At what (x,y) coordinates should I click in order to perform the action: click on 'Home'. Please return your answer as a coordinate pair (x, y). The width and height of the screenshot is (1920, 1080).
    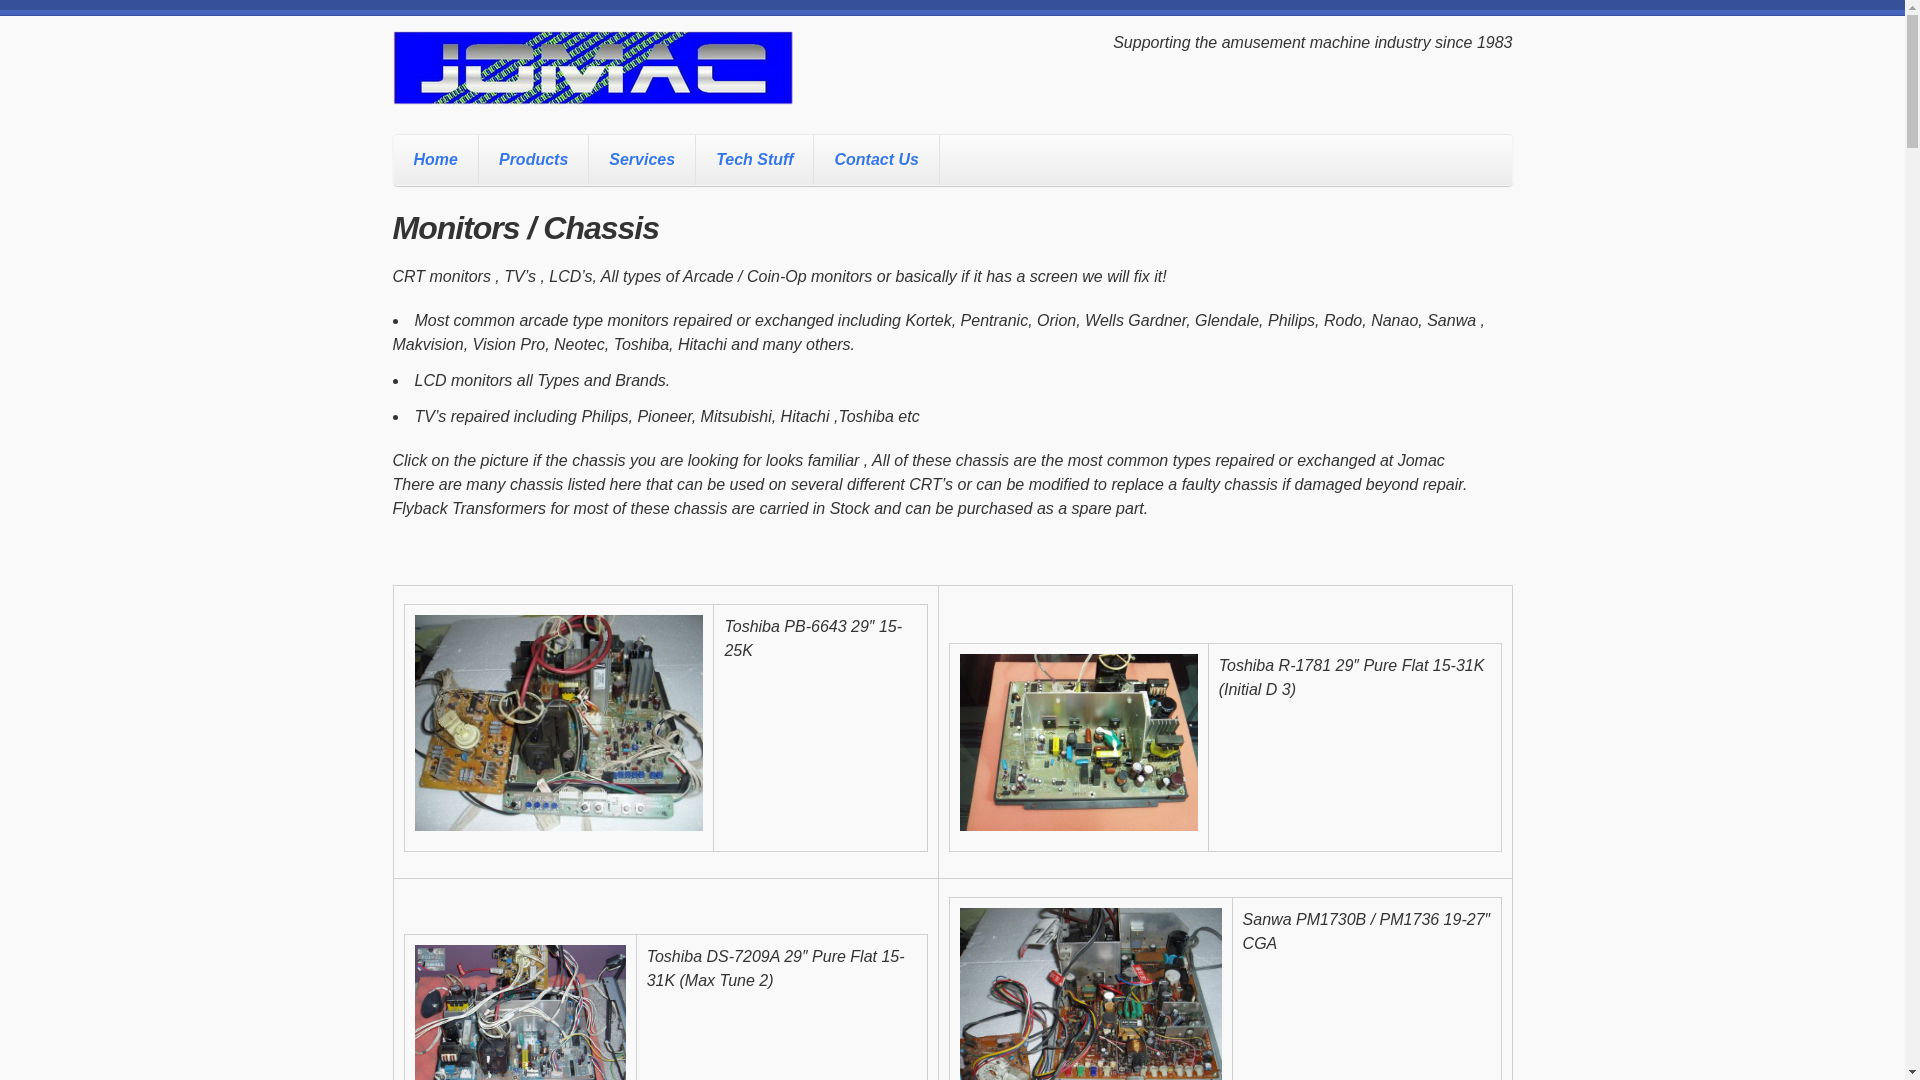
    Looking at the image, I should click on (435, 158).